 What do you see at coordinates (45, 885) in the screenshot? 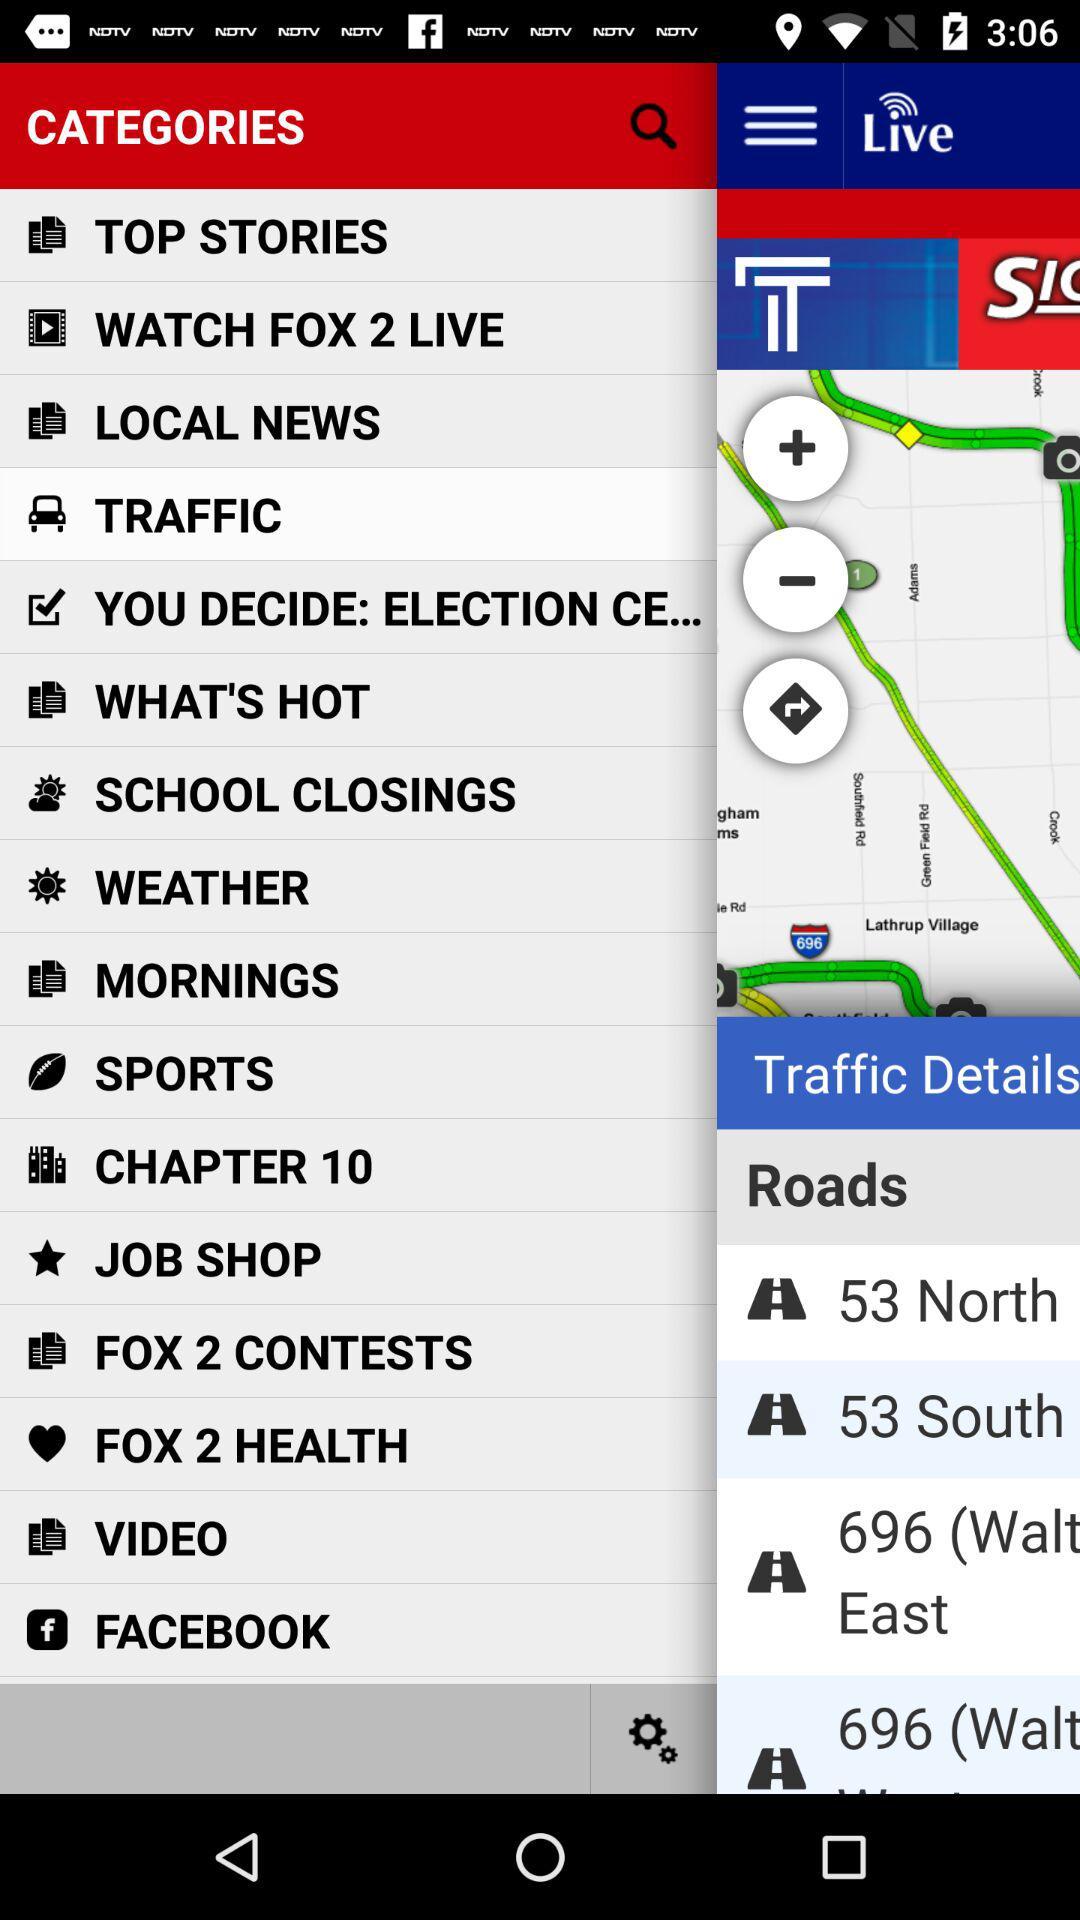
I see `icon left to weather` at bounding box center [45, 885].